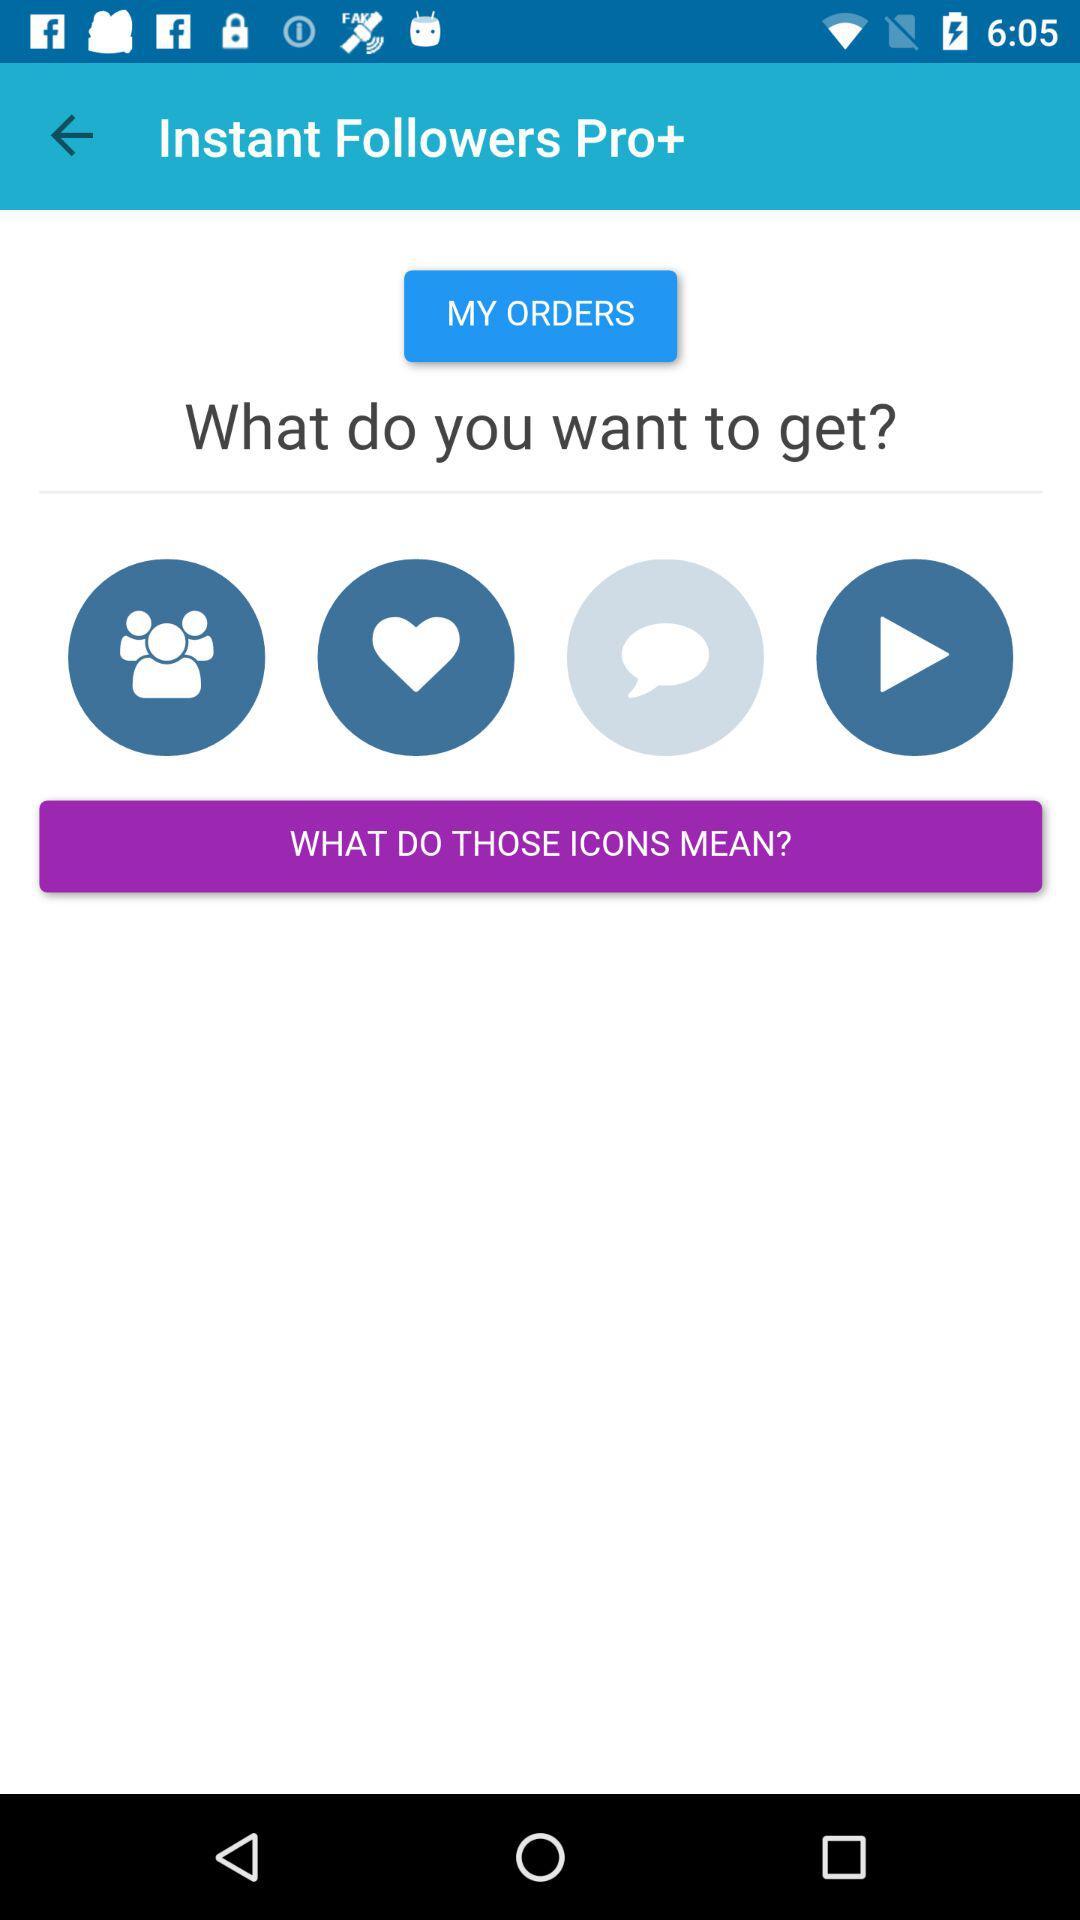 This screenshot has height=1920, width=1080. I want to click on previews button, so click(72, 135).